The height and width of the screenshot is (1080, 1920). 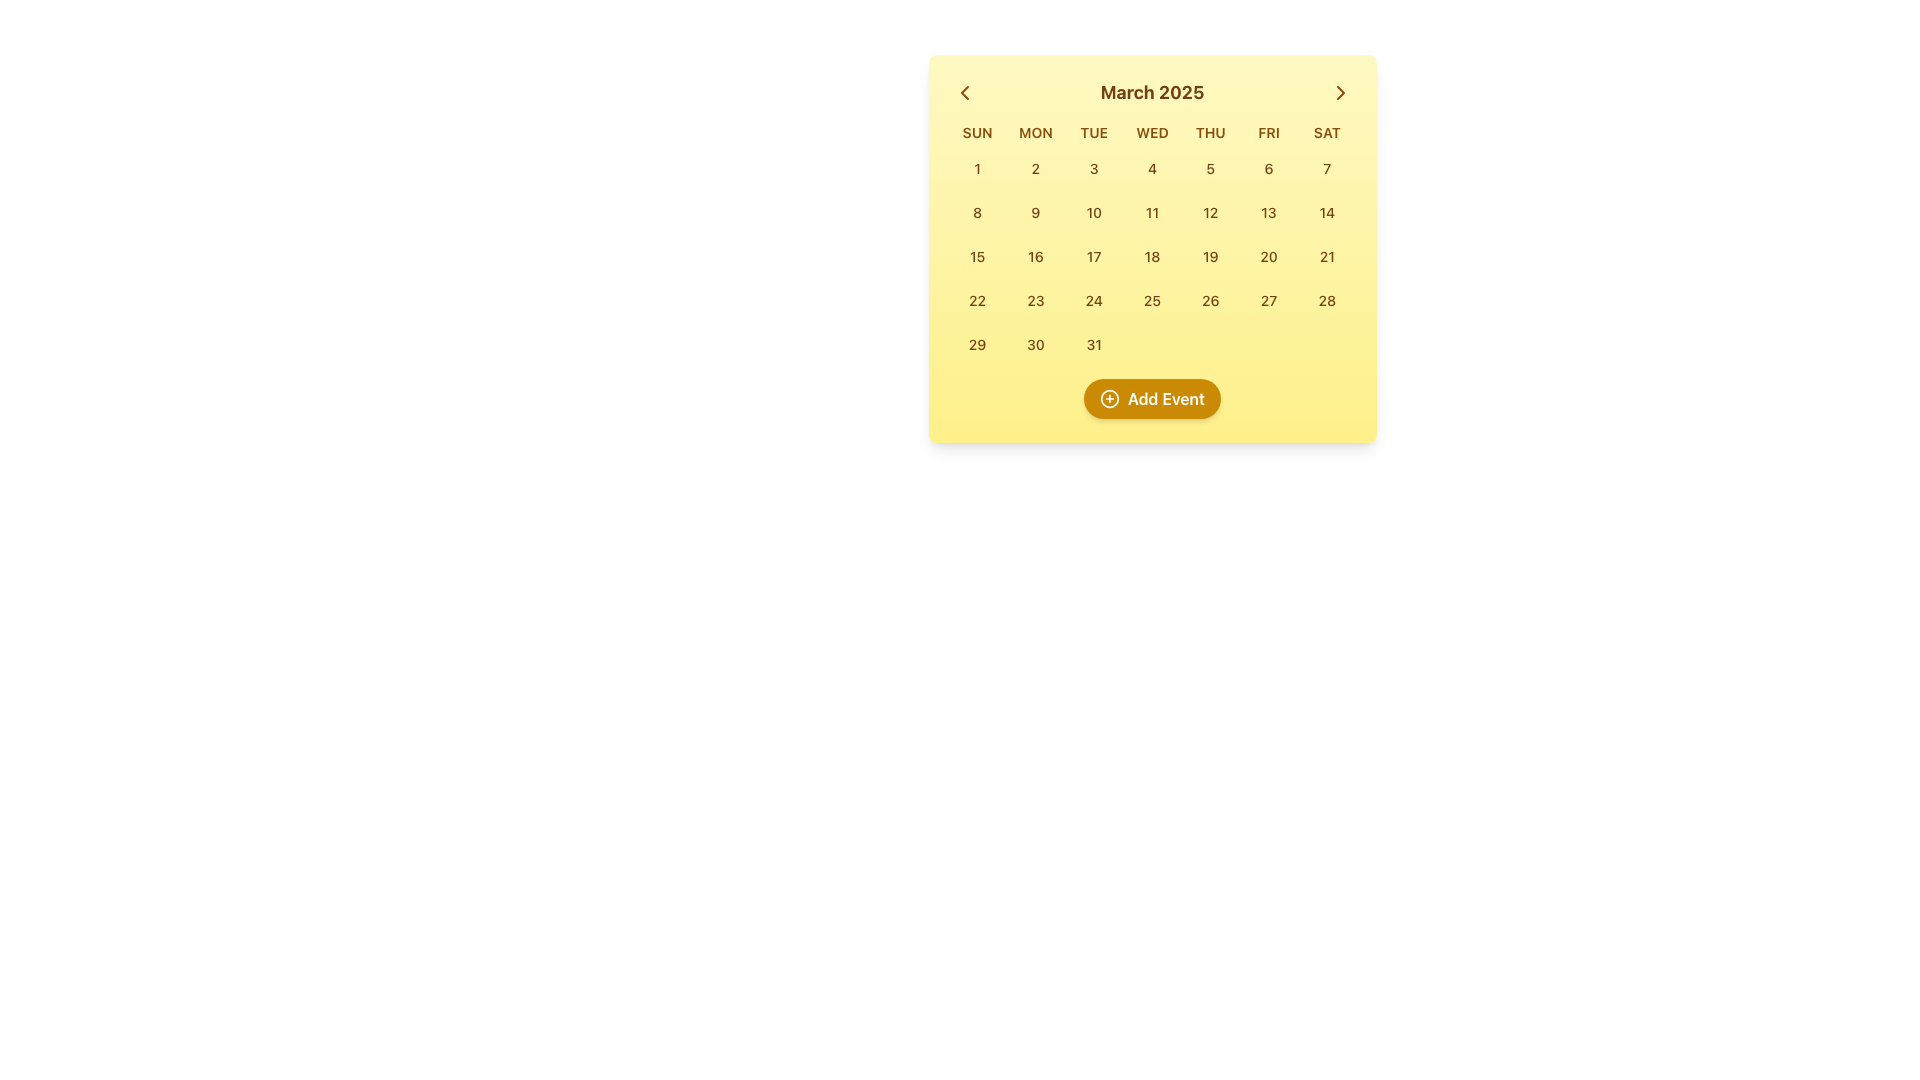 I want to click on the Calendar Date Cell representing the date '7' in the first row, seventh column of the March 2025 calendar, so click(x=1327, y=168).